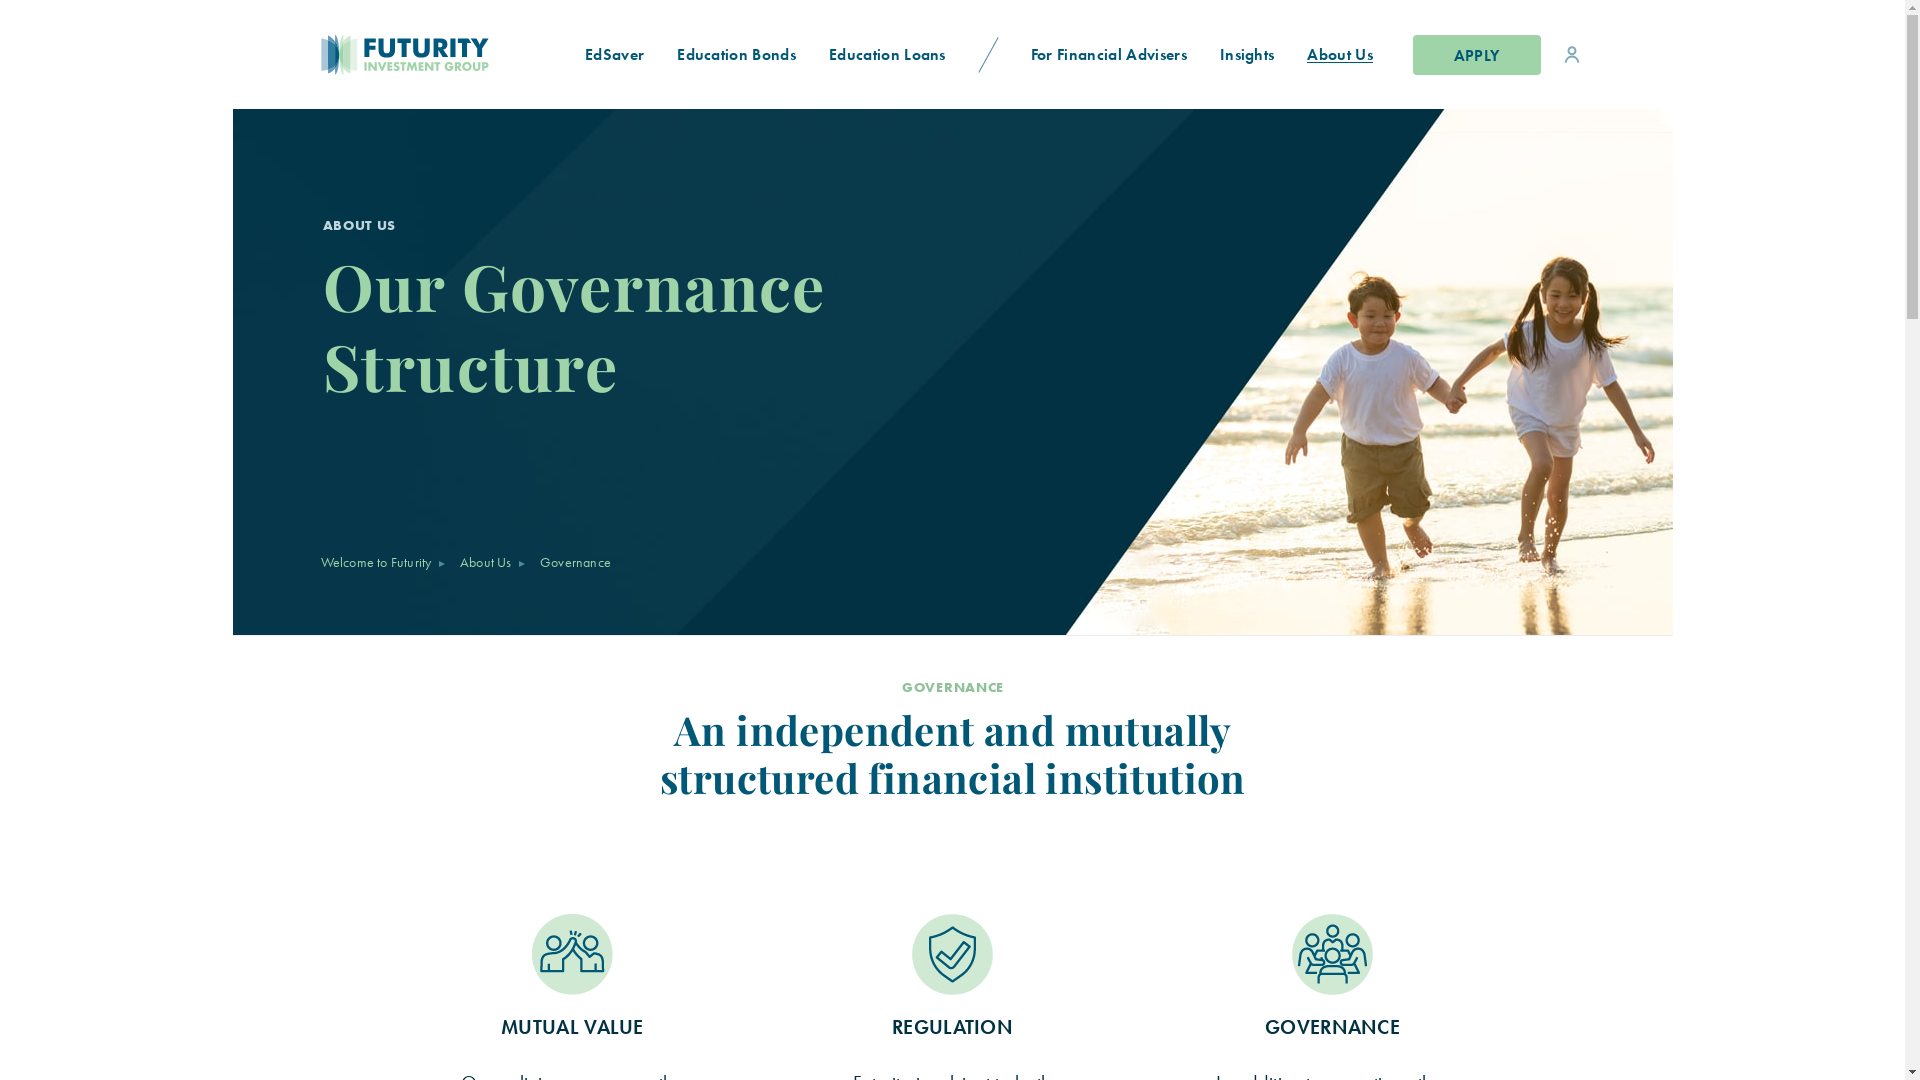  Describe the element at coordinates (812, 53) in the screenshot. I see `'Education Loans'` at that location.